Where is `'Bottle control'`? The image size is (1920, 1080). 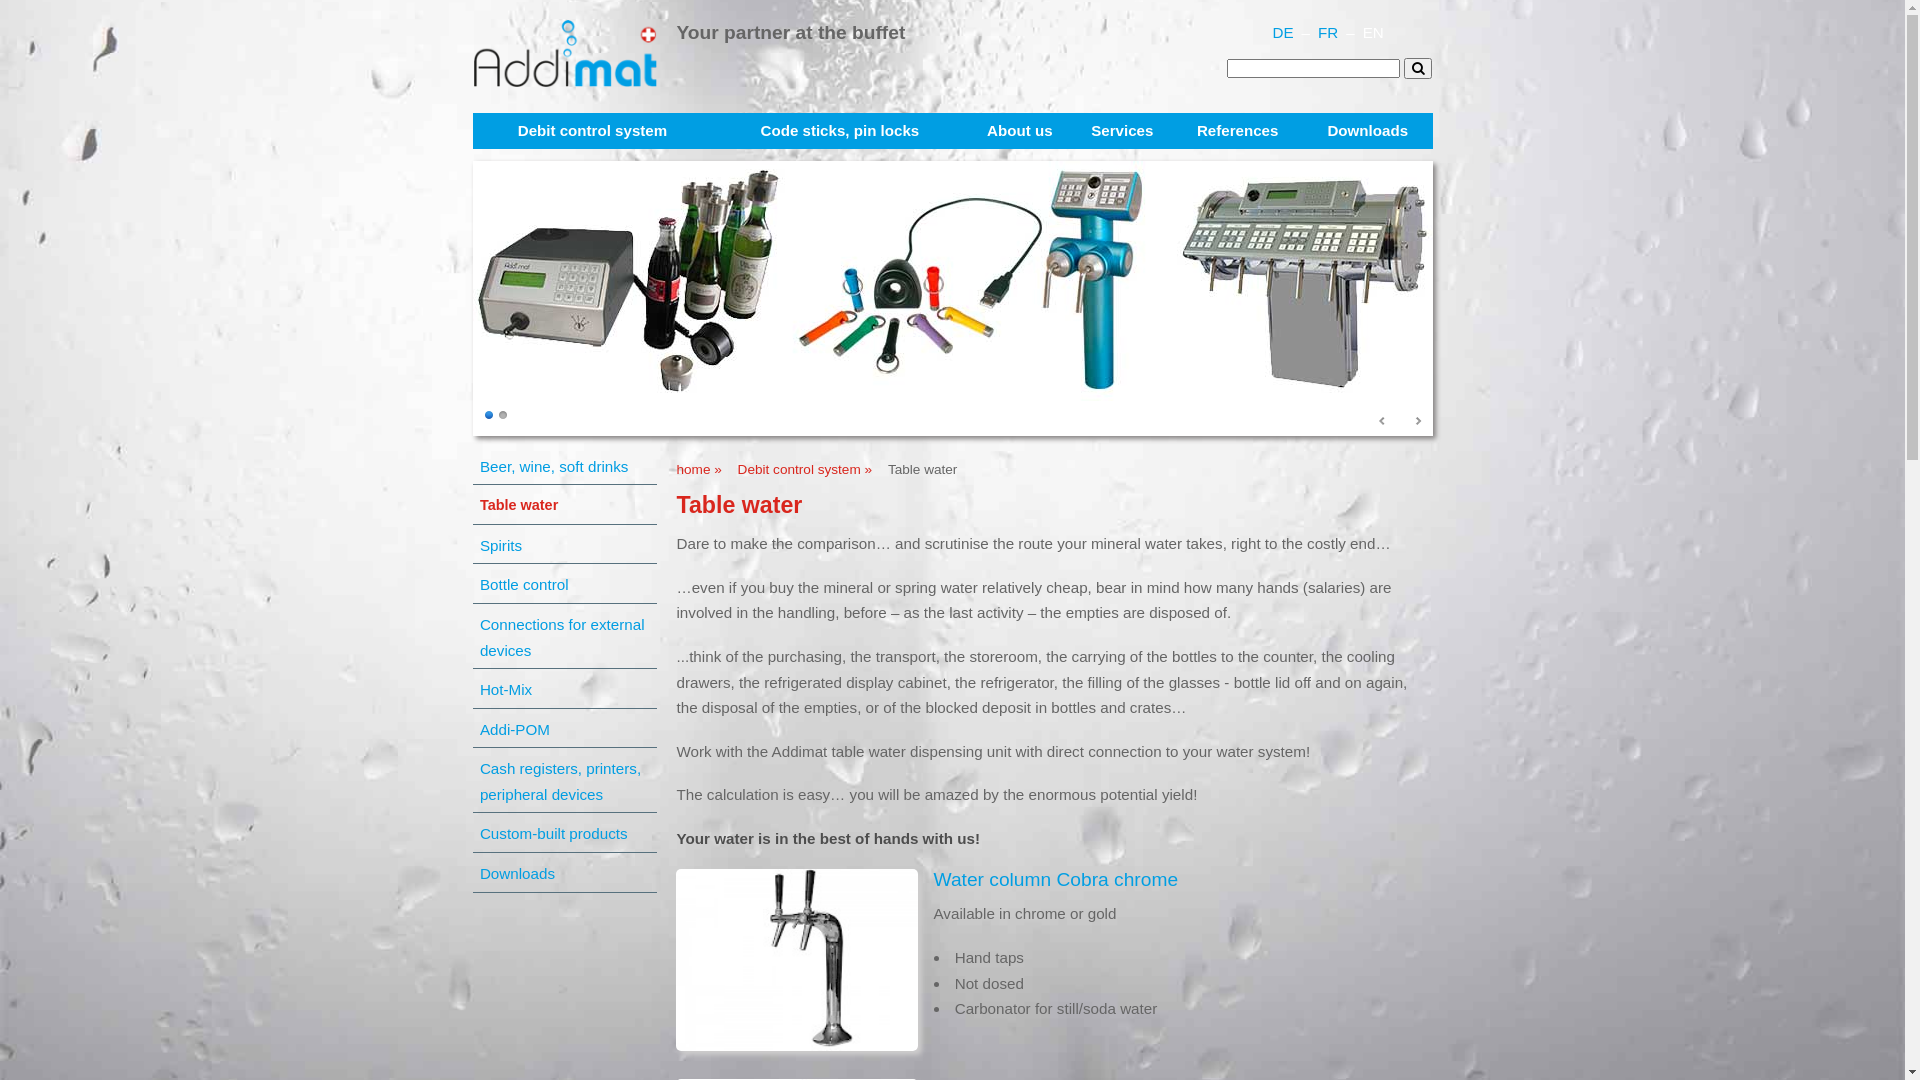 'Bottle control' is located at coordinates (567, 583).